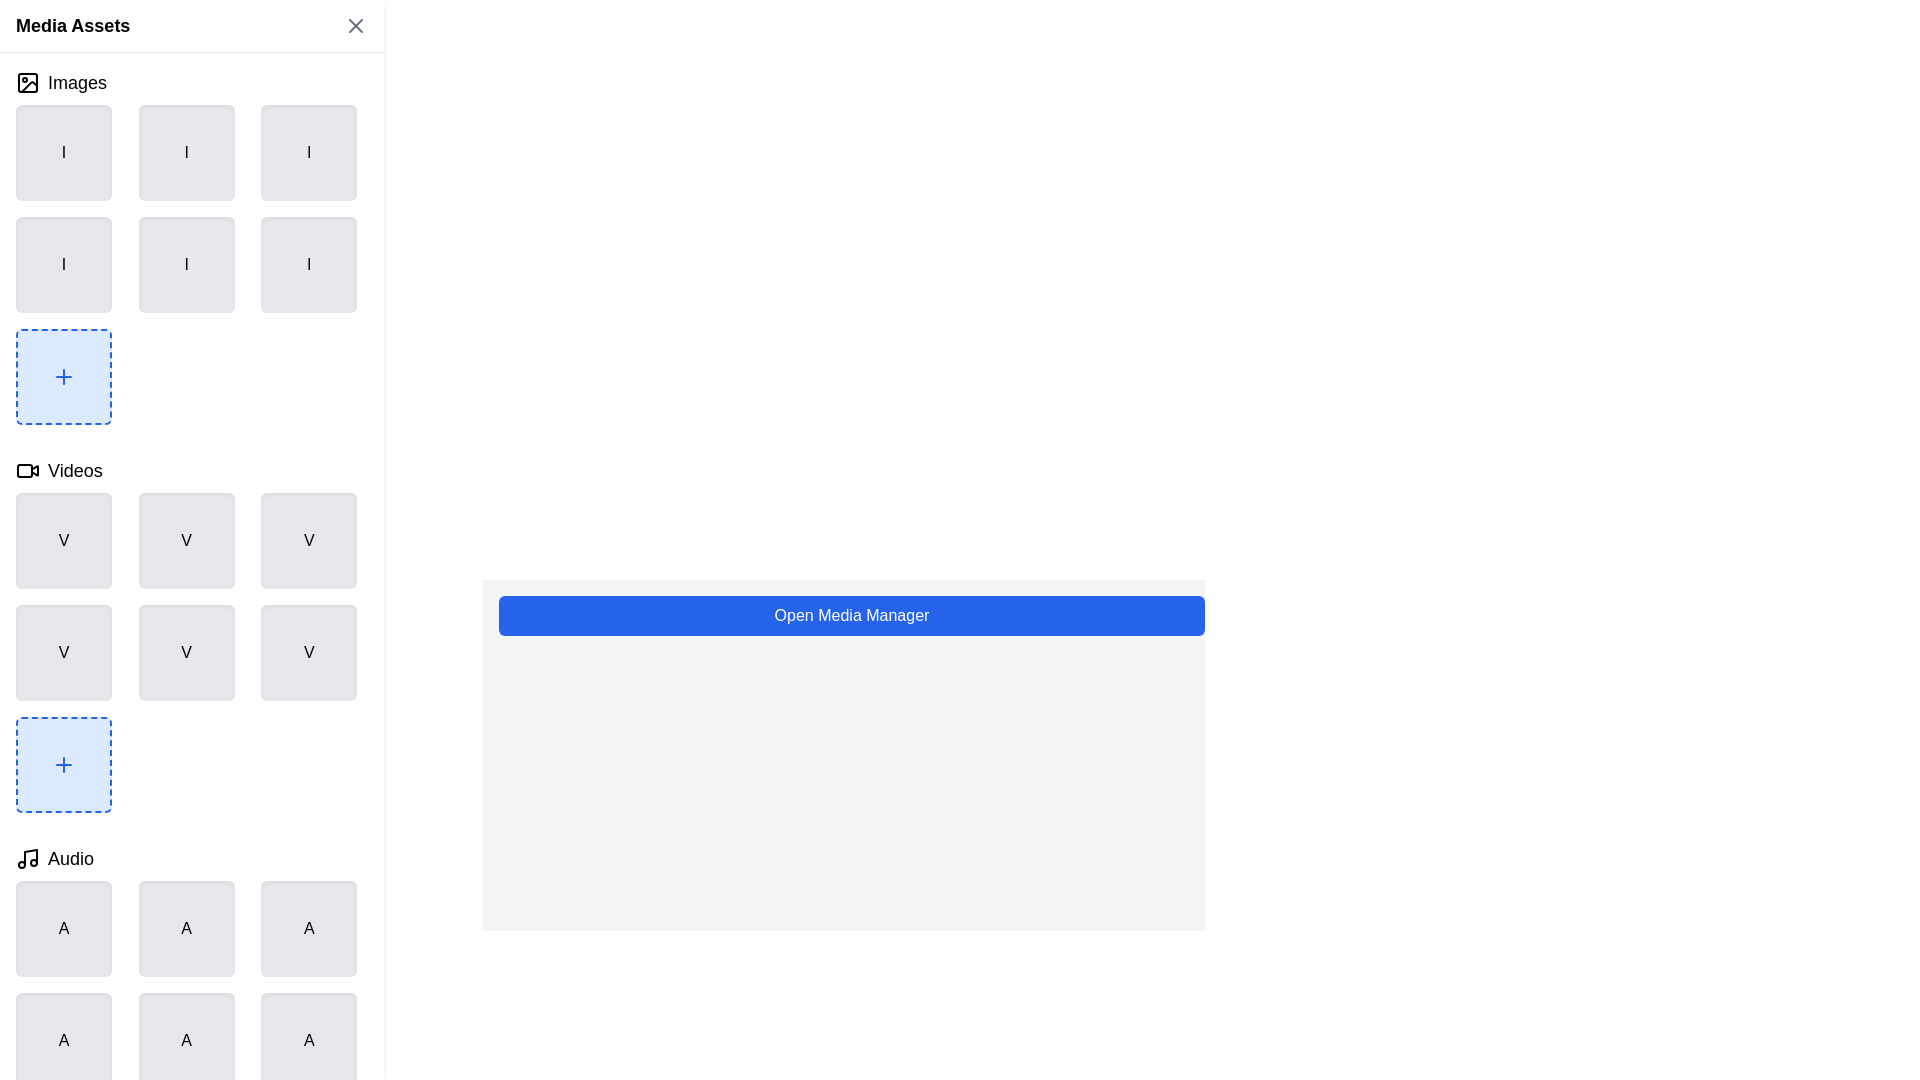  I want to click on the static text label 'Media Assets' located at the top-left corner of the interface, so click(73, 26).